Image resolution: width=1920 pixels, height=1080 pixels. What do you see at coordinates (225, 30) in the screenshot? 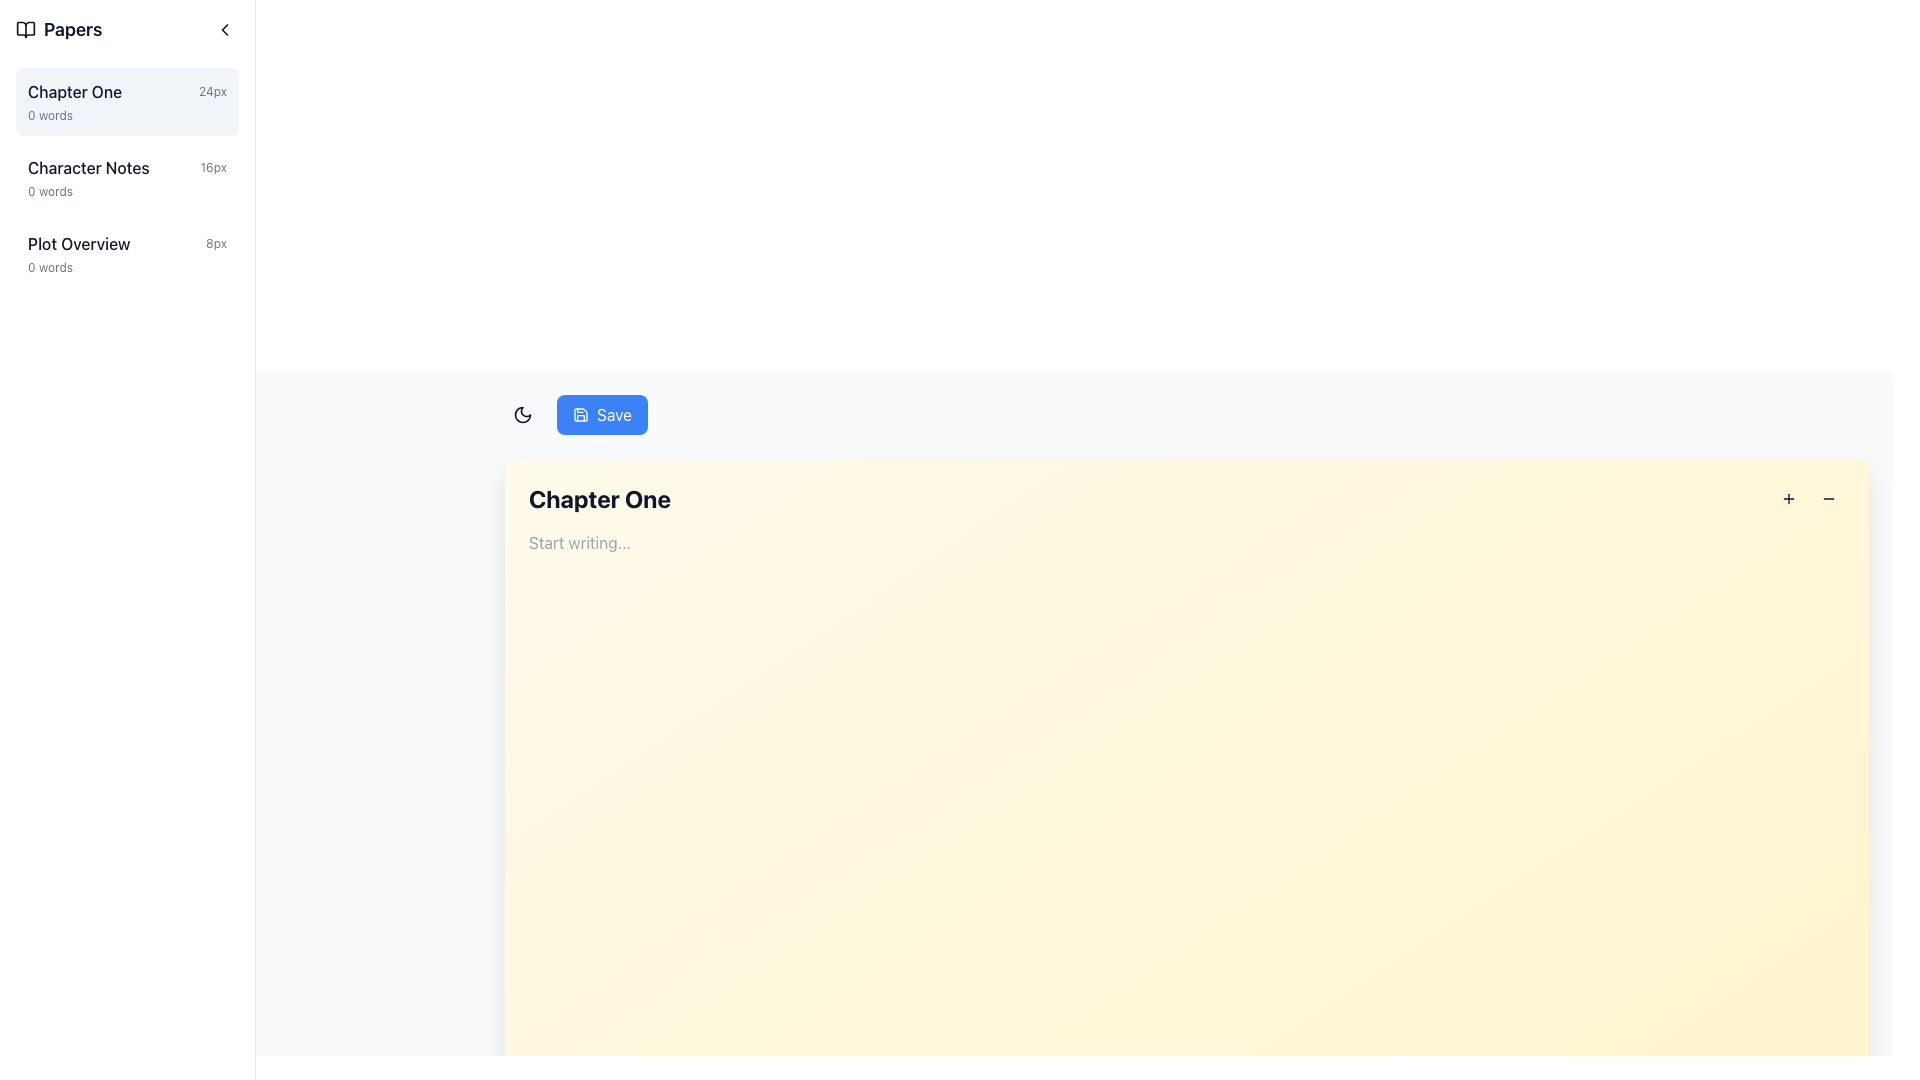
I see `the small leftward chevron button with a circular background located to the right of the 'Papers' heading at the top-left section of the page` at bounding box center [225, 30].